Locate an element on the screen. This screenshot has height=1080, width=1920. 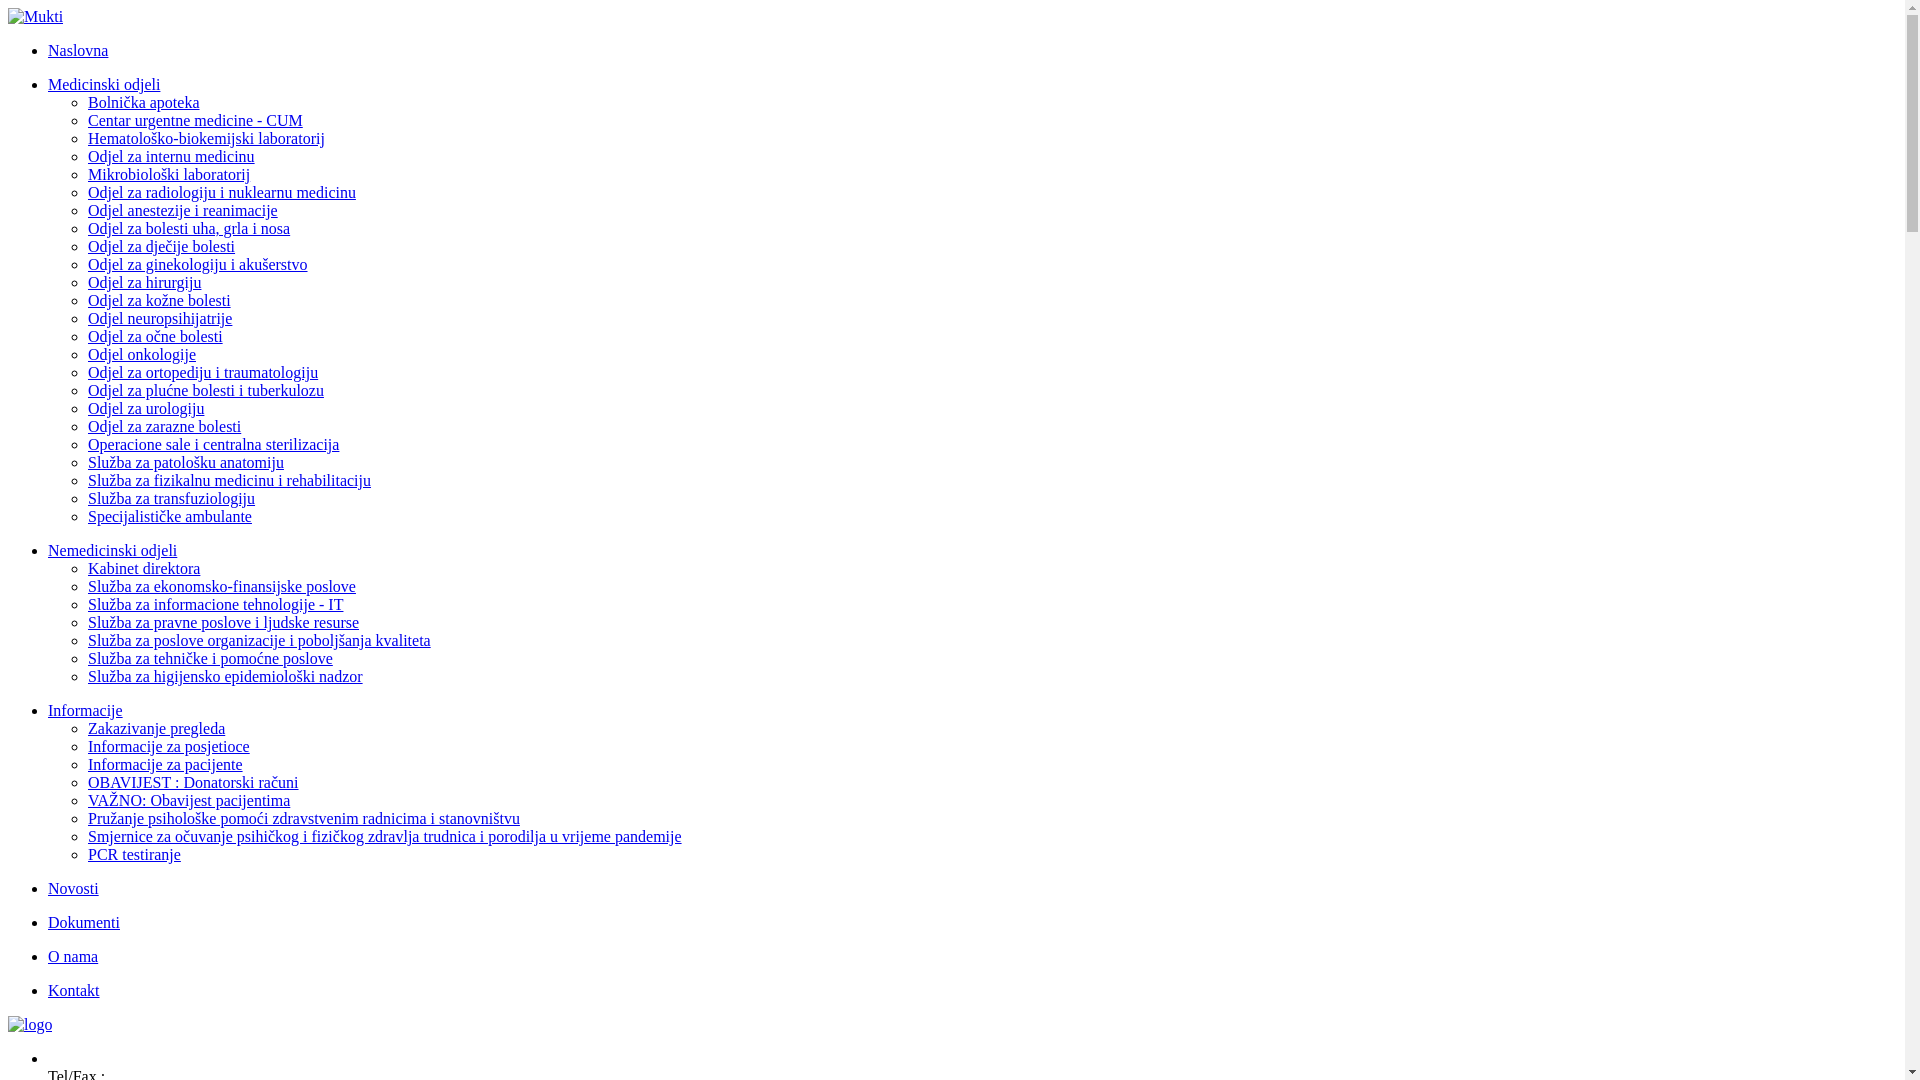
'Kabinet direktora' is located at coordinates (143, 568).